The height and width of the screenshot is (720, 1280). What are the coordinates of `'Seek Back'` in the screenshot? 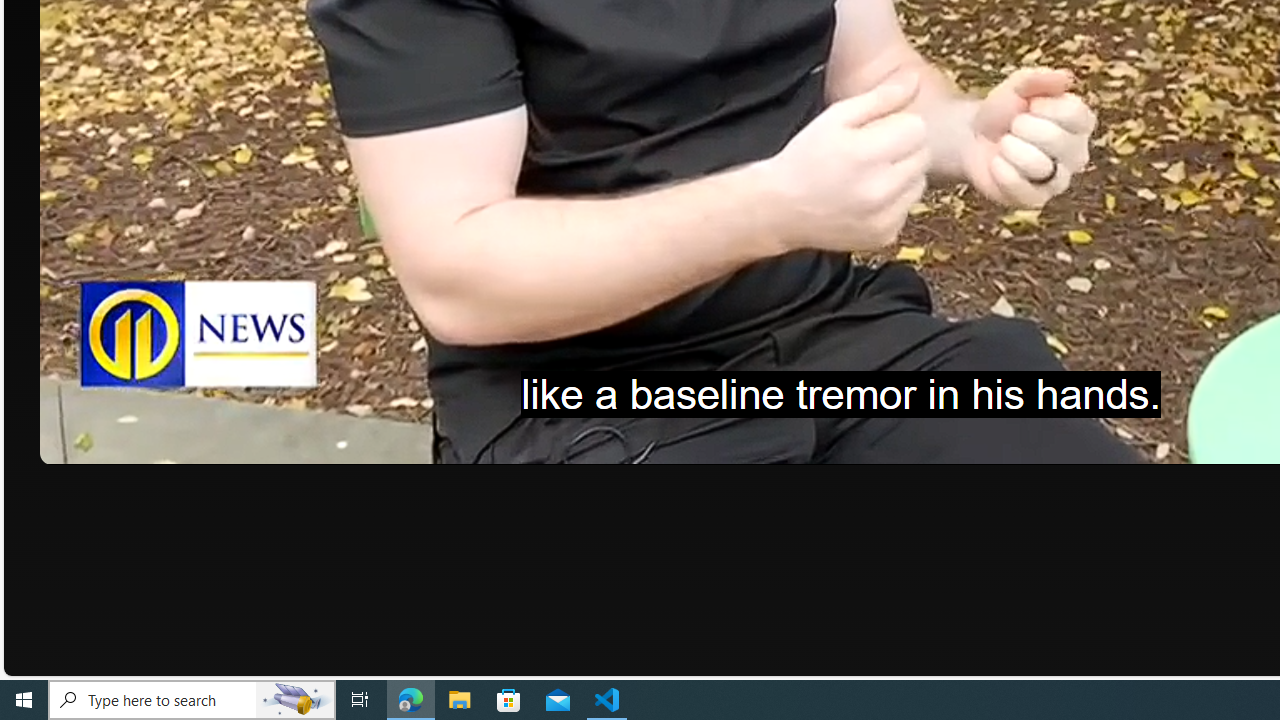 It's located at (109, 441).